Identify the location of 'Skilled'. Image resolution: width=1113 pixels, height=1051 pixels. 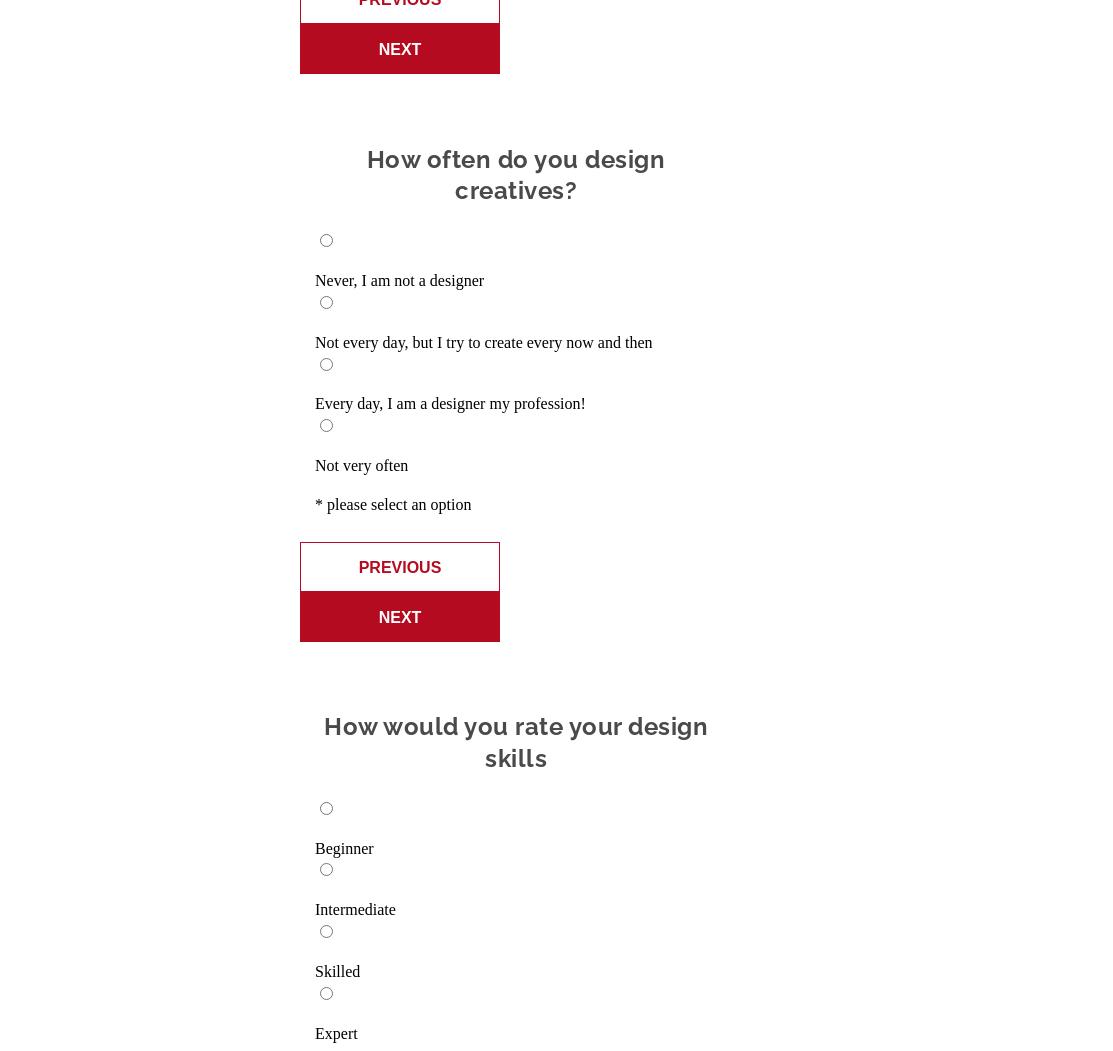
(337, 969).